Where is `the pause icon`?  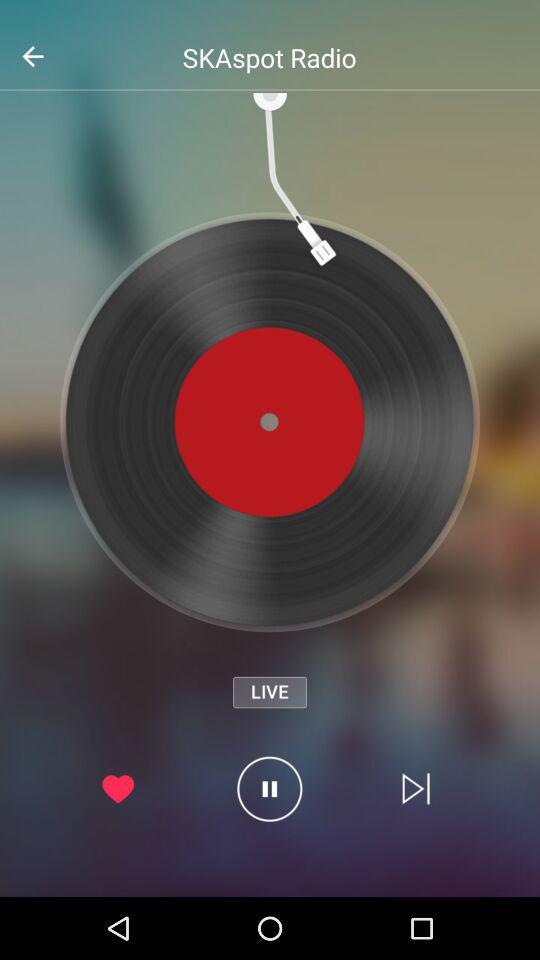 the pause icon is located at coordinates (269, 789).